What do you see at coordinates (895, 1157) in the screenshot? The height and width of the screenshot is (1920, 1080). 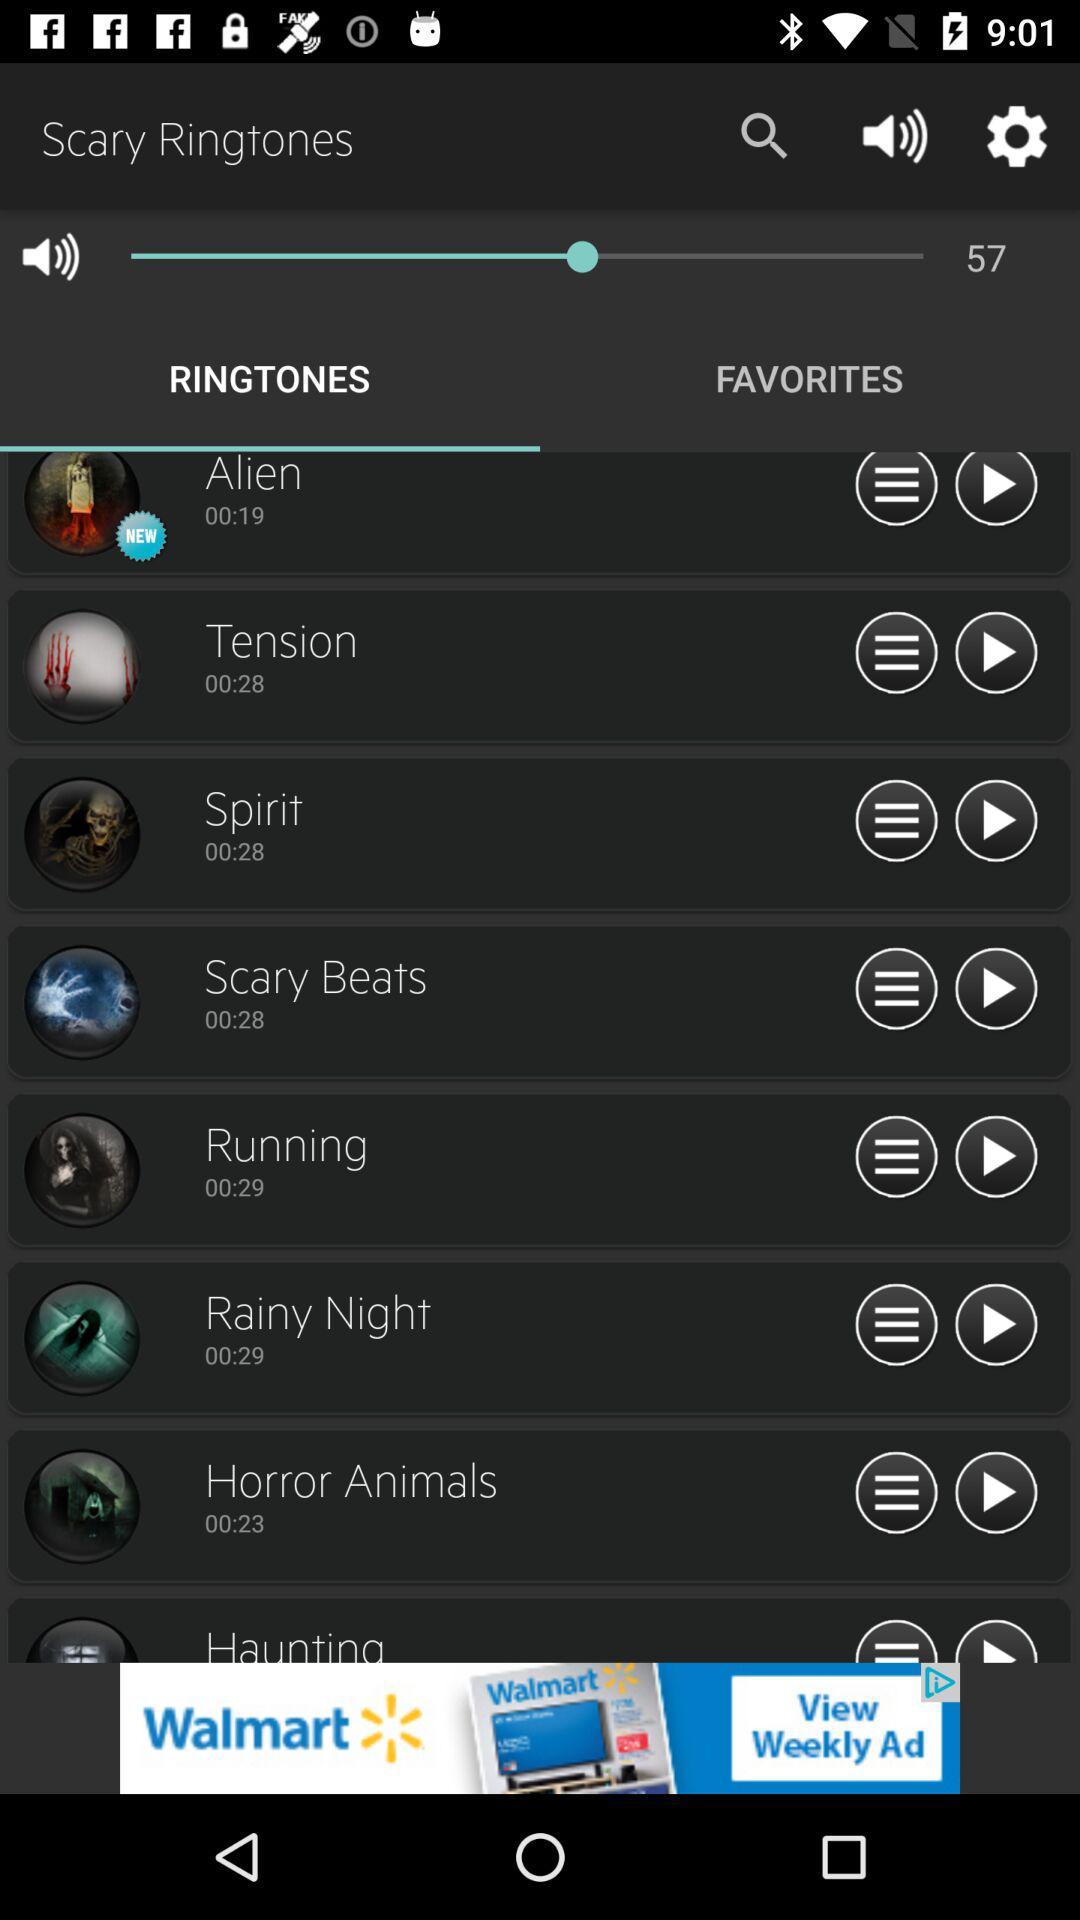 I see `music description button` at bounding box center [895, 1157].